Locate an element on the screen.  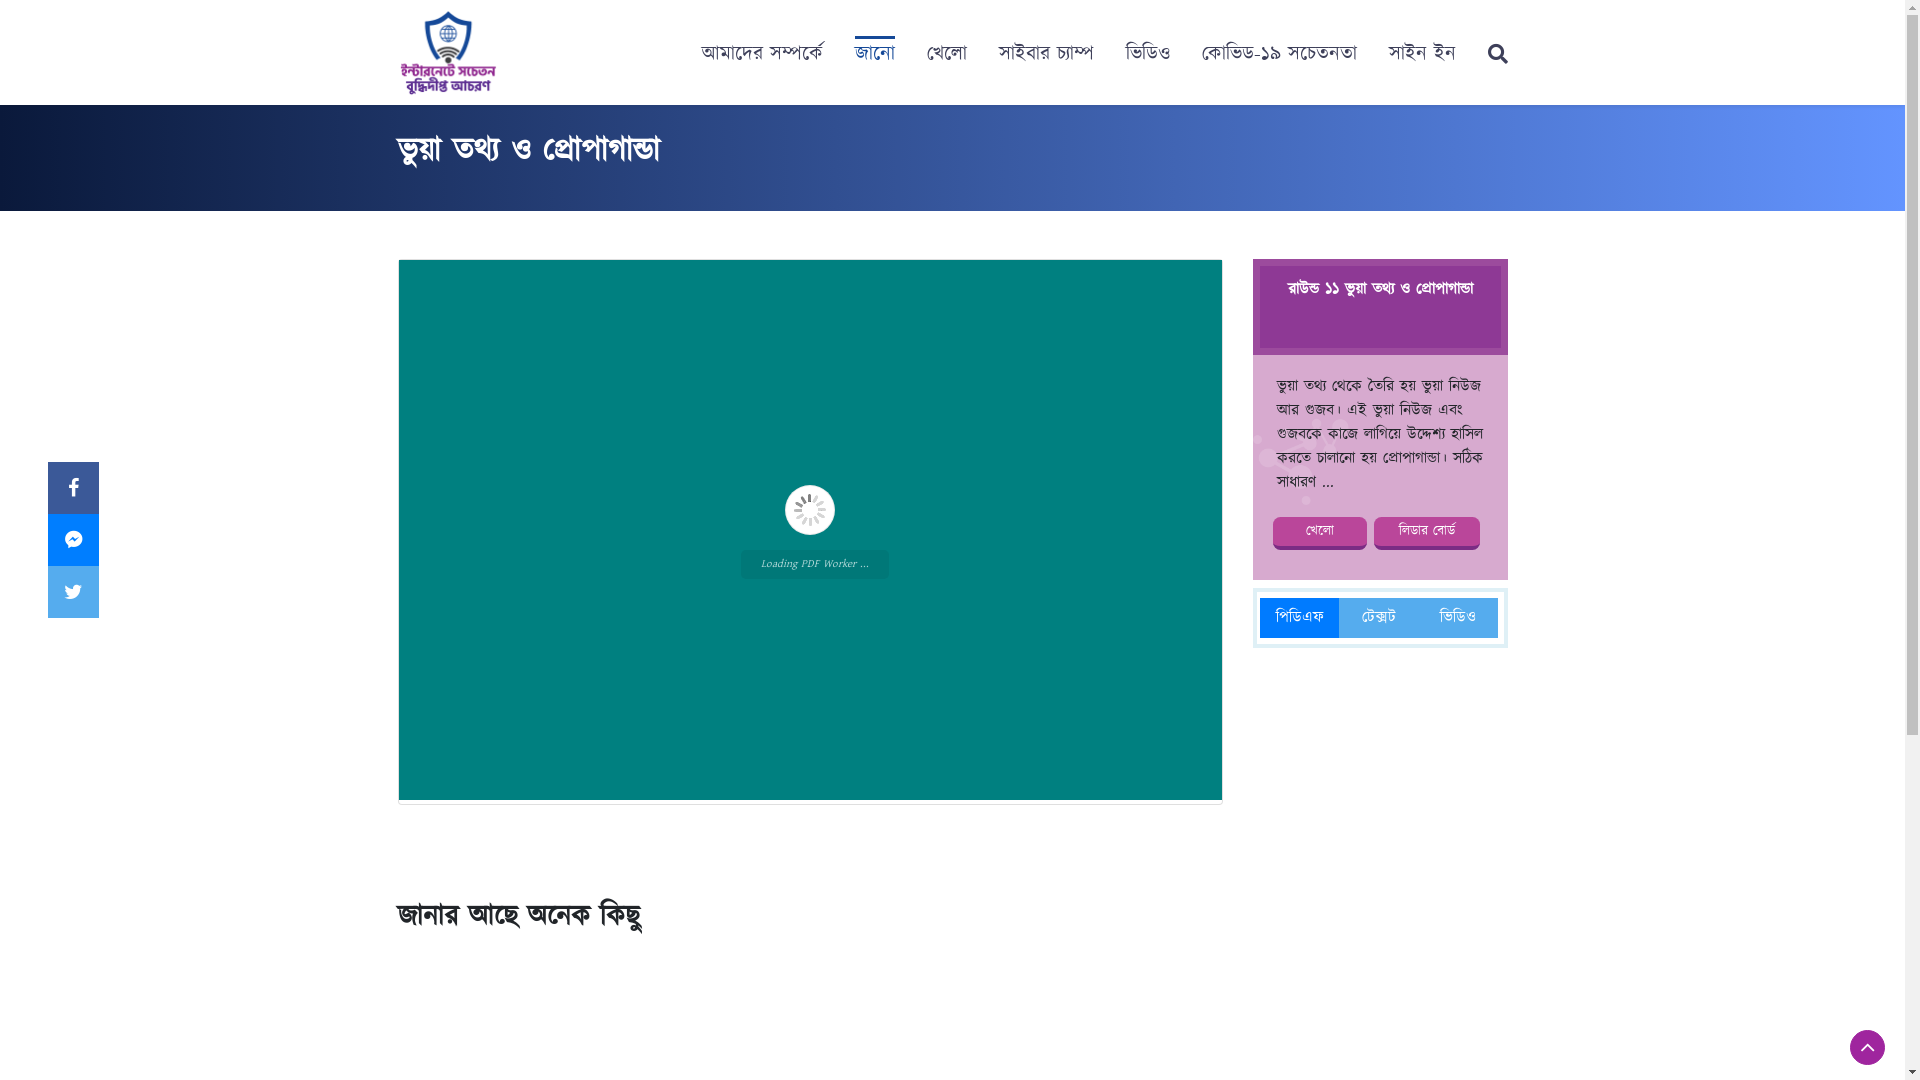
'Back to Top' is located at coordinates (1866, 1046).